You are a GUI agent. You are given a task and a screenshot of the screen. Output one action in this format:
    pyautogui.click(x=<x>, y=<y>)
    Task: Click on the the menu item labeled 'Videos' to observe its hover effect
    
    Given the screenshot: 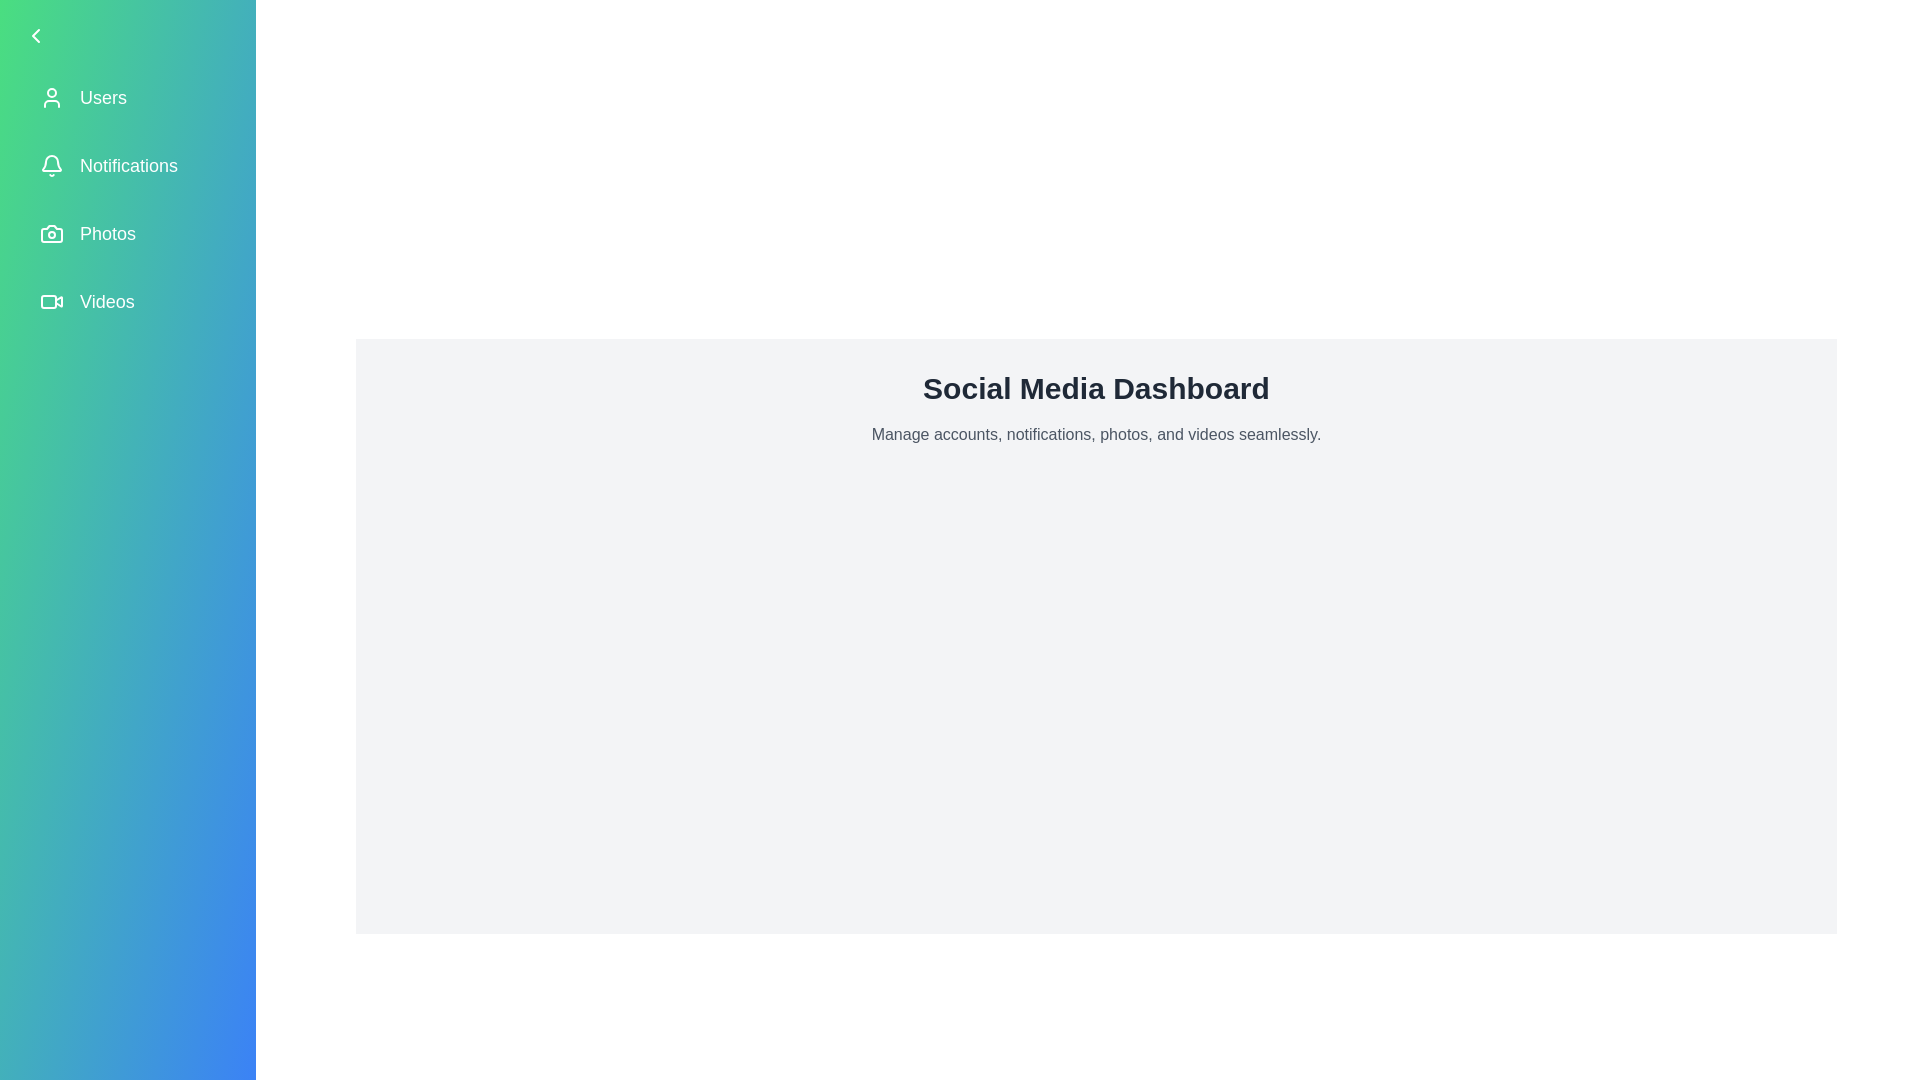 What is the action you would take?
    pyautogui.click(x=127, y=301)
    